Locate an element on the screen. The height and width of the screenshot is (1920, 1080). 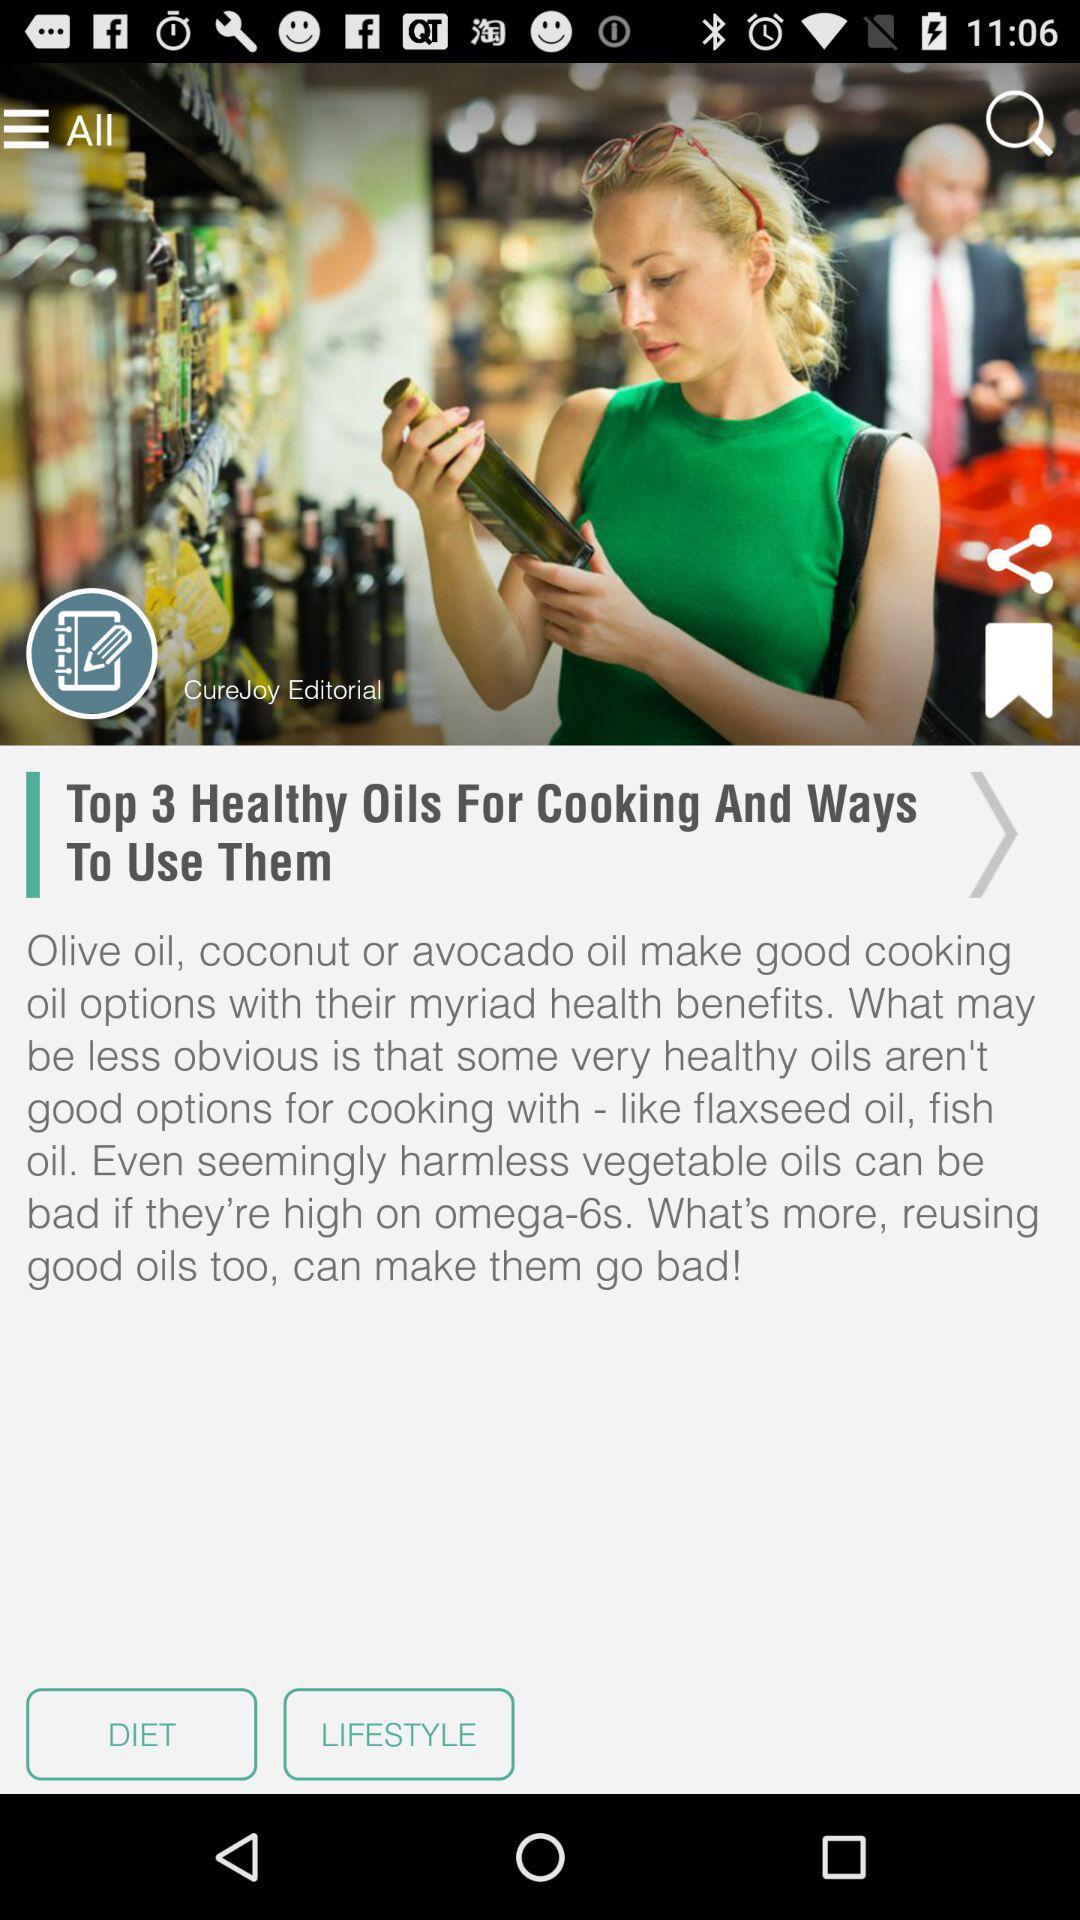
the share icon is located at coordinates (1019, 597).